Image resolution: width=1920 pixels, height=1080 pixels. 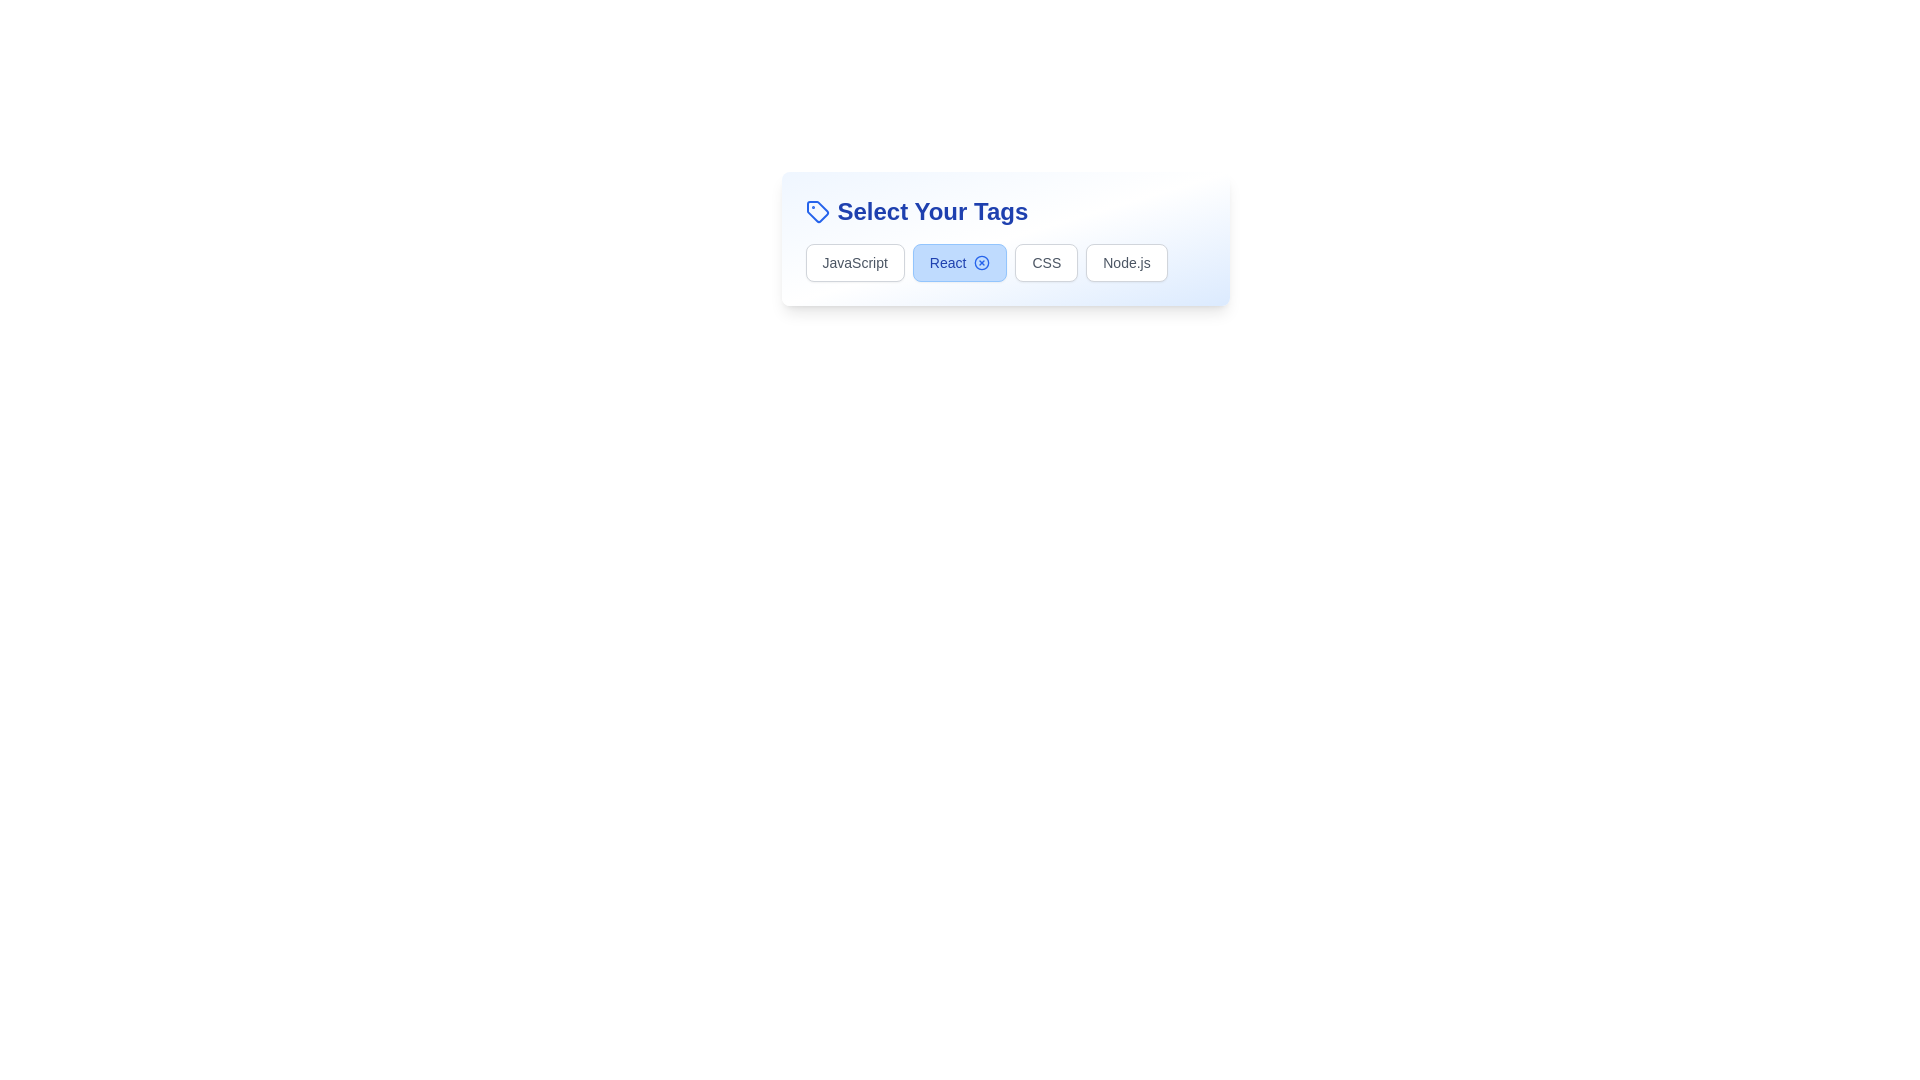 I want to click on the tag icon with a blue outline located to the left of the 'Select Your Tags' text in the header section, so click(x=817, y=212).